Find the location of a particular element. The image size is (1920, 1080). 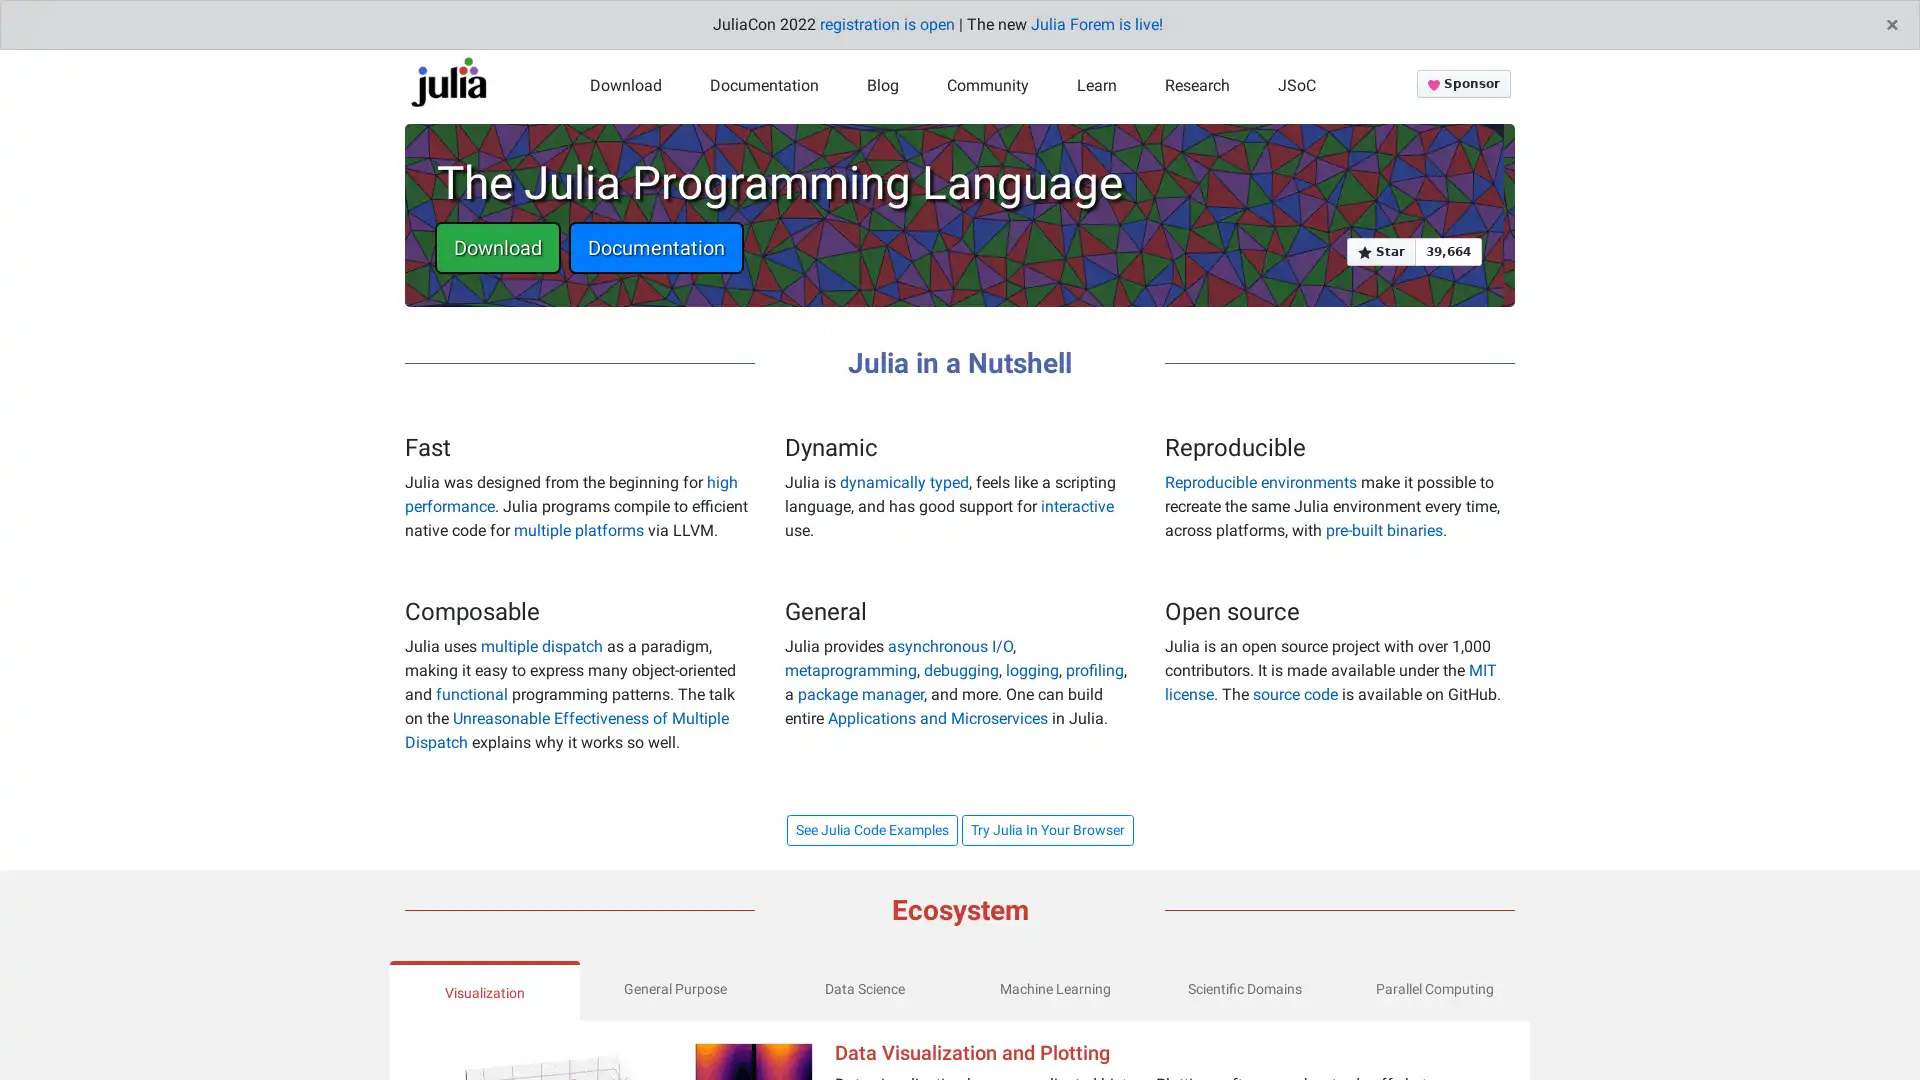

Download is located at coordinates (498, 245).